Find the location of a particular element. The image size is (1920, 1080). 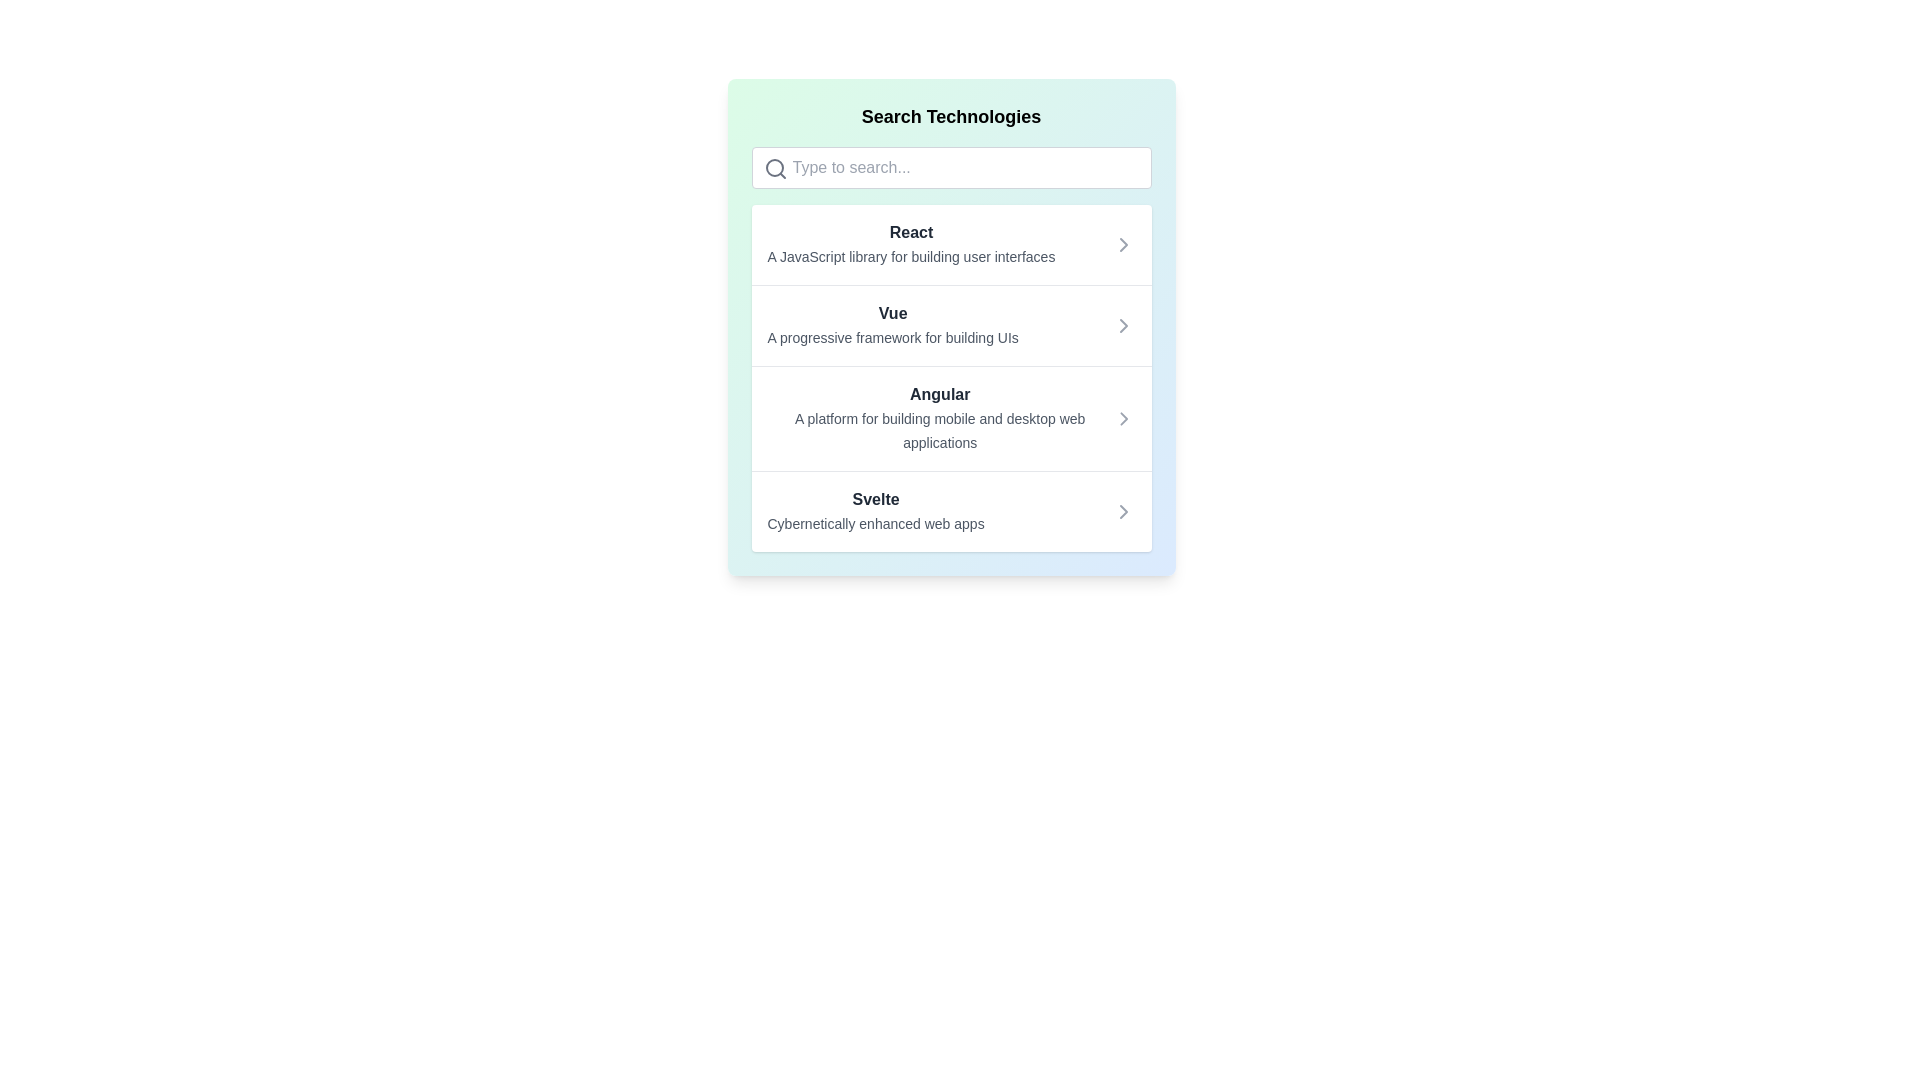

the search input field styled with a white background and rounded borders, located below the 'Search Technologies' section is located at coordinates (950, 167).